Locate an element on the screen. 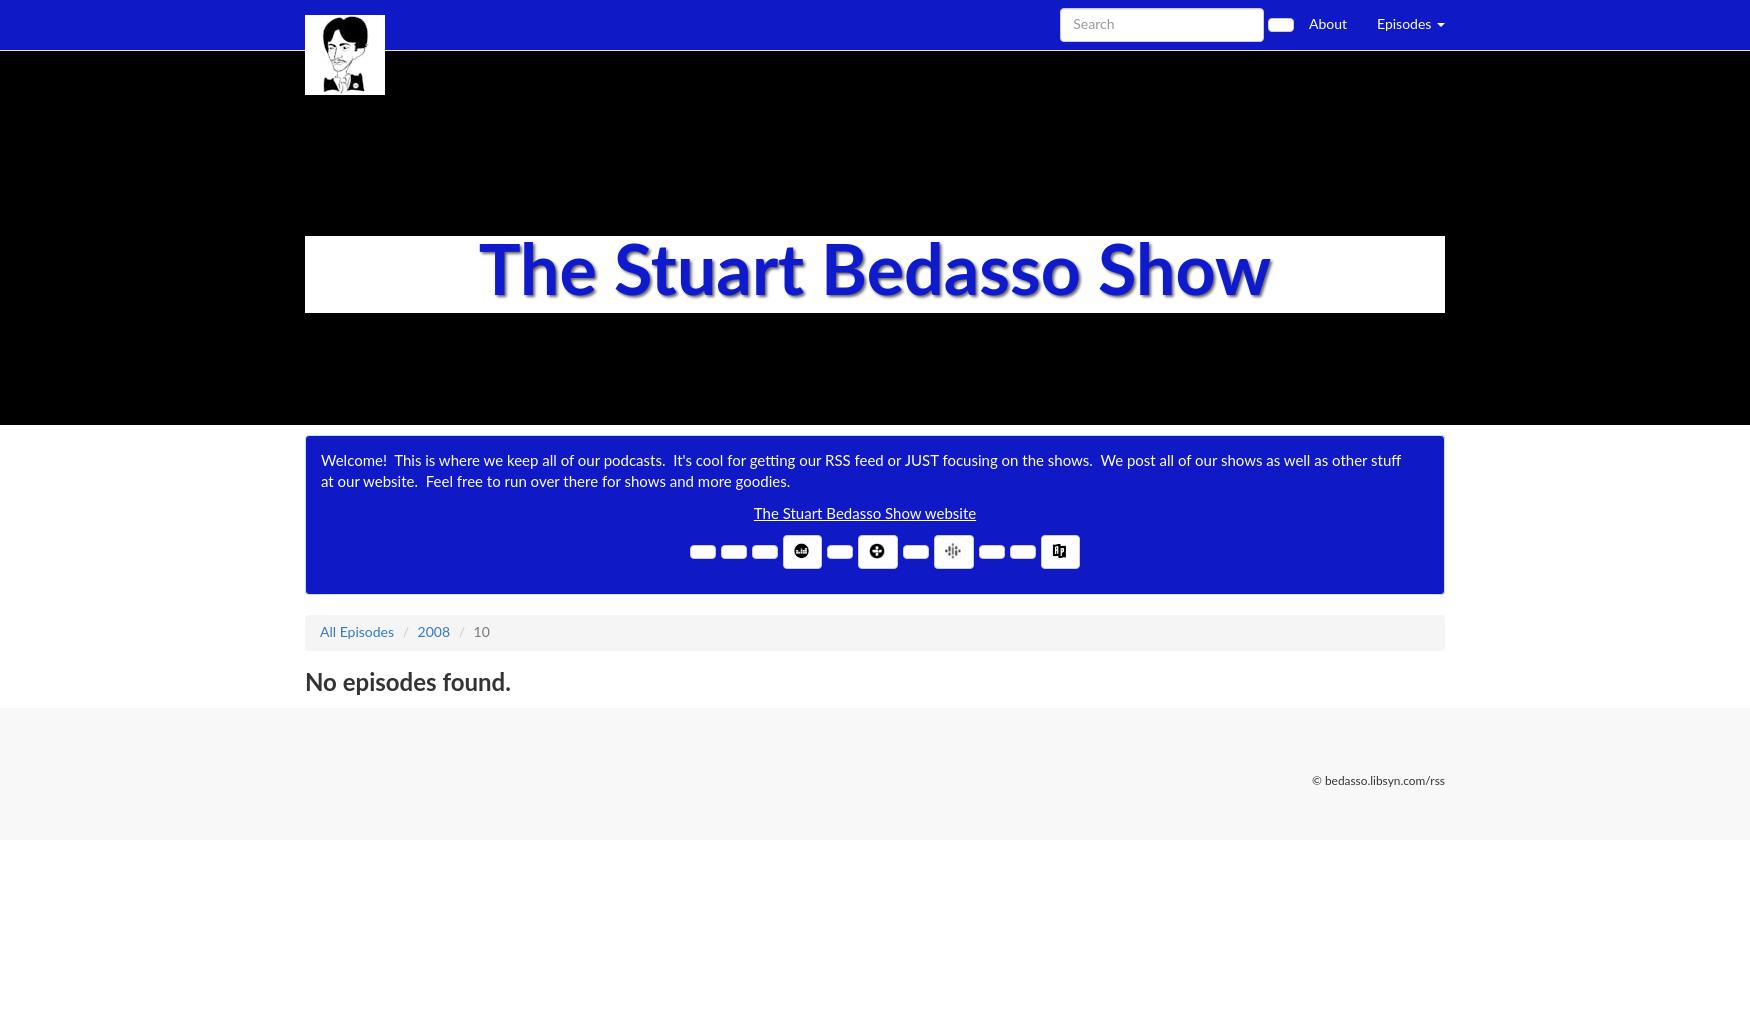  'All Episodes' is located at coordinates (357, 632).